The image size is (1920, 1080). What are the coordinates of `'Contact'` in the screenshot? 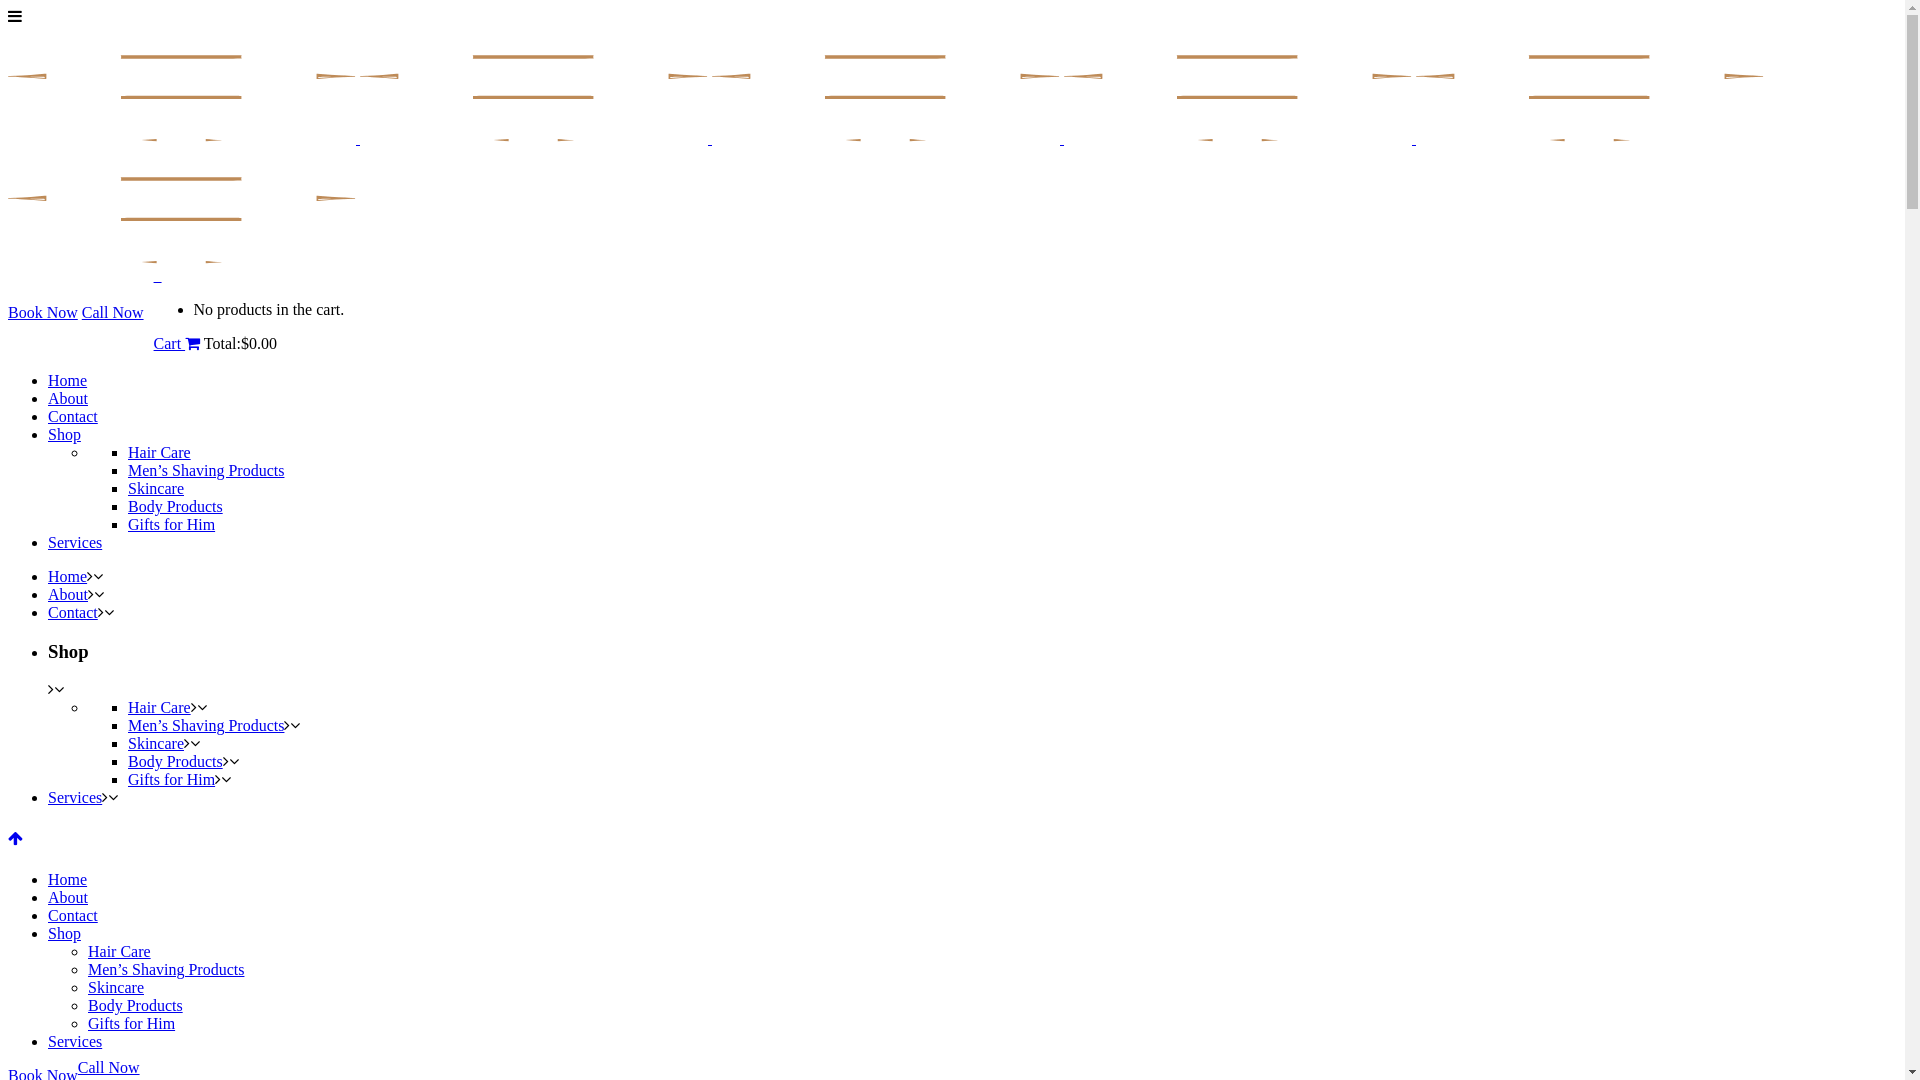 It's located at (72, 611).